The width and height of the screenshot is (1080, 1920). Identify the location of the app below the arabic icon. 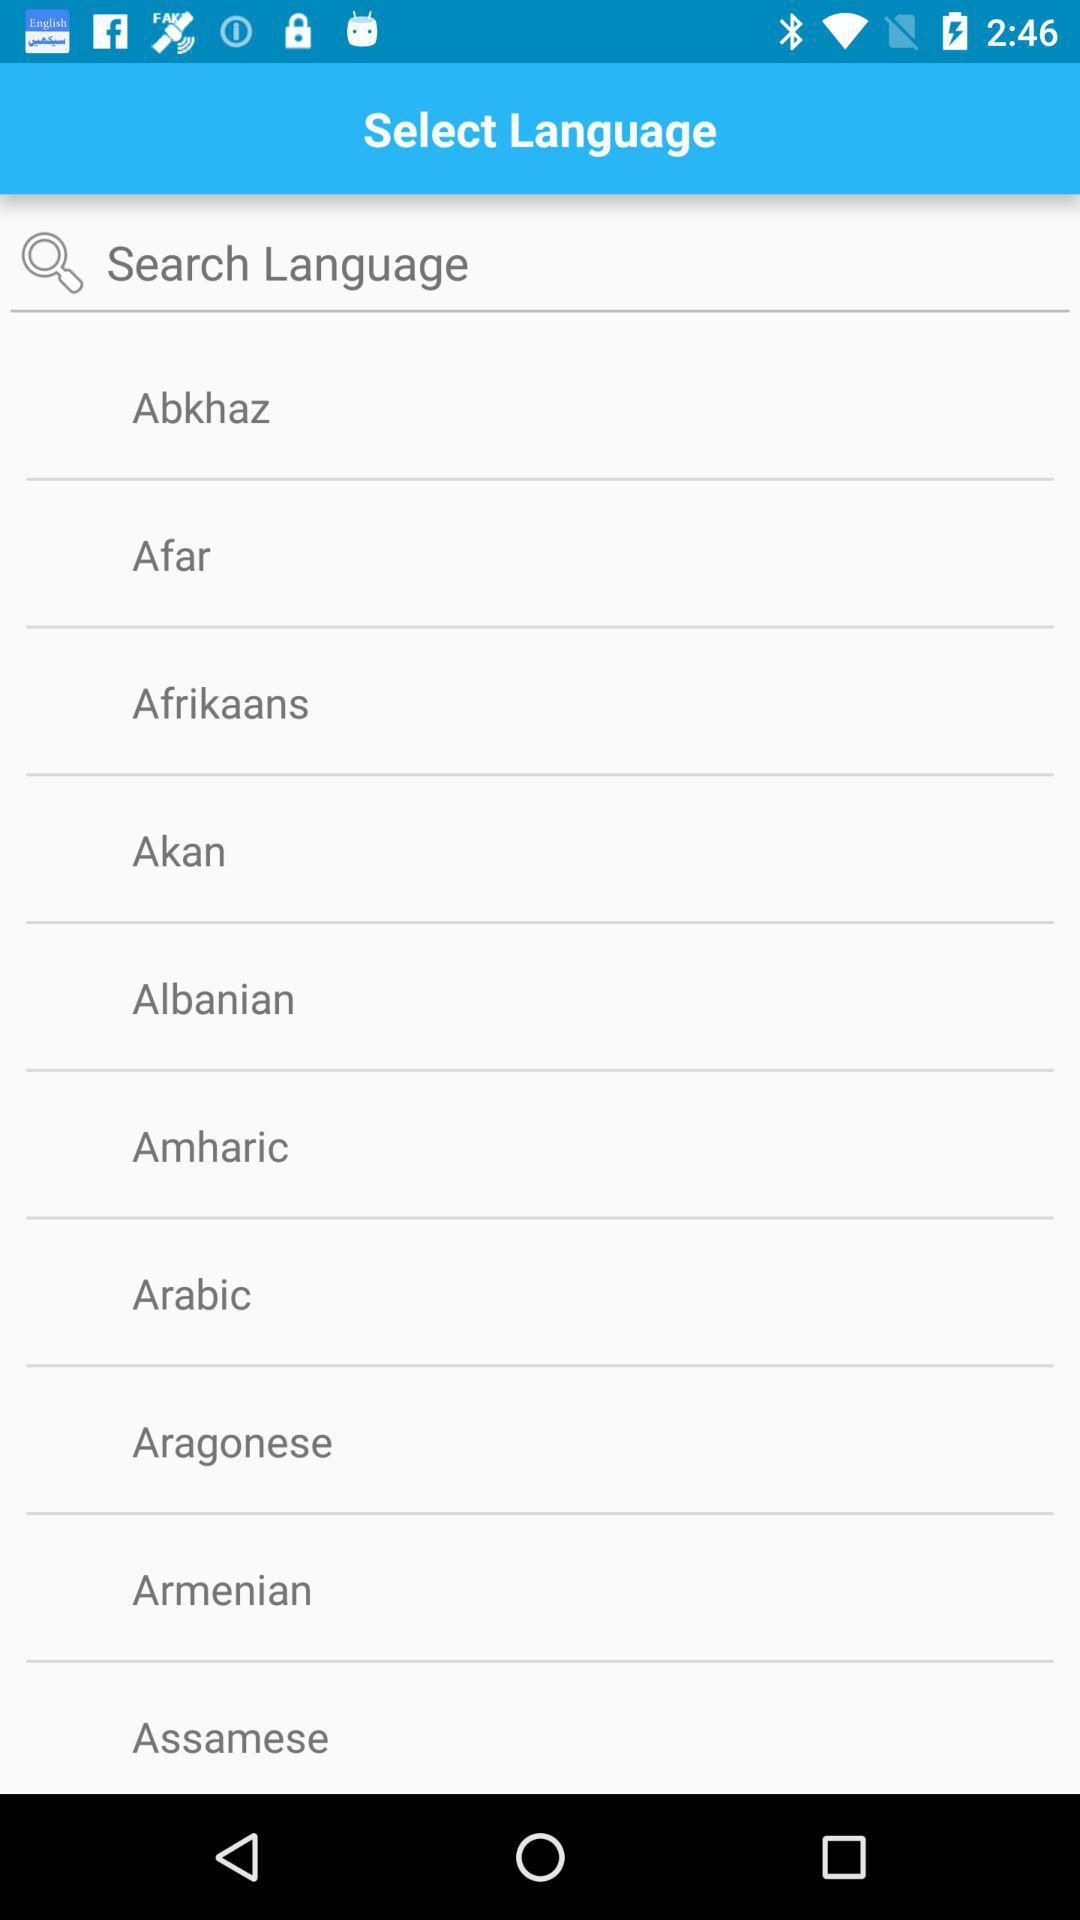
(540, 1364).